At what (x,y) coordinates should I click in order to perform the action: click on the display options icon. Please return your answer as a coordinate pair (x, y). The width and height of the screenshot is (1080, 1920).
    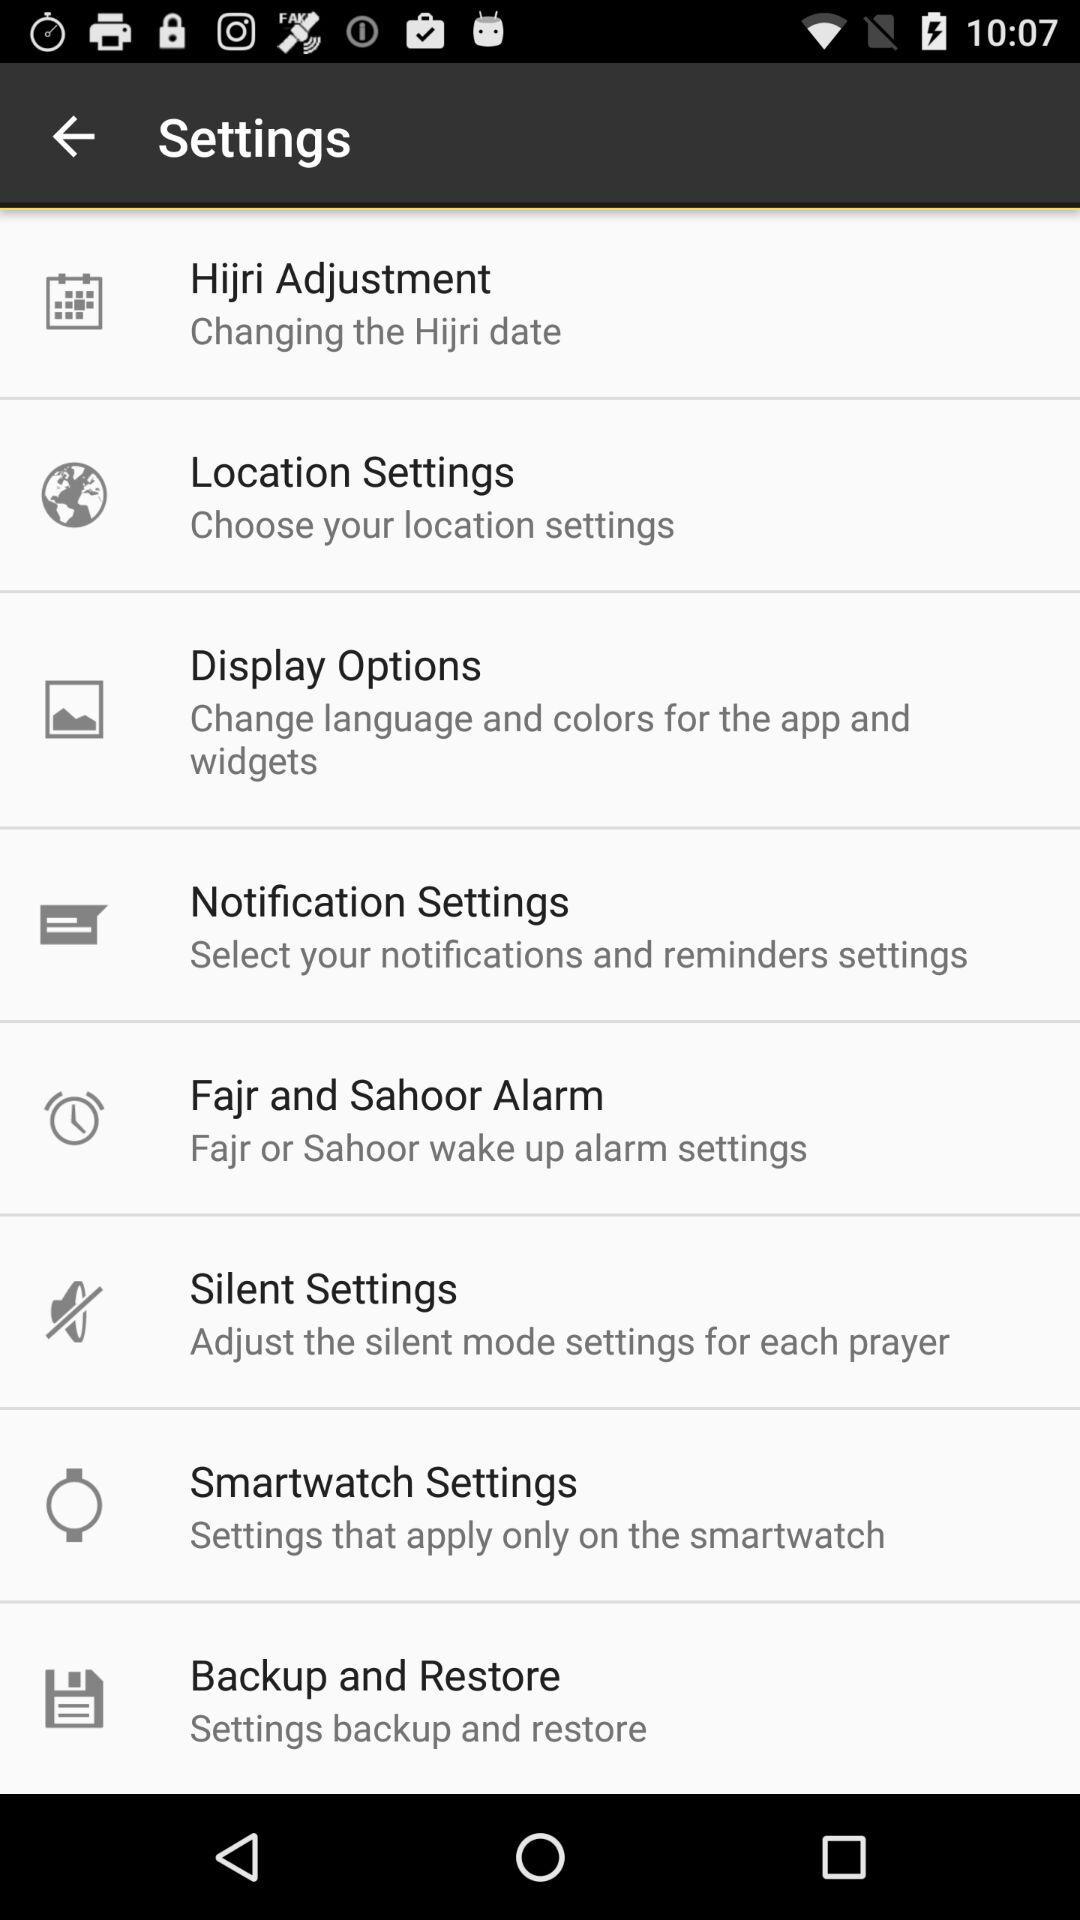
    Looking at the image, I should click on (334, 663).